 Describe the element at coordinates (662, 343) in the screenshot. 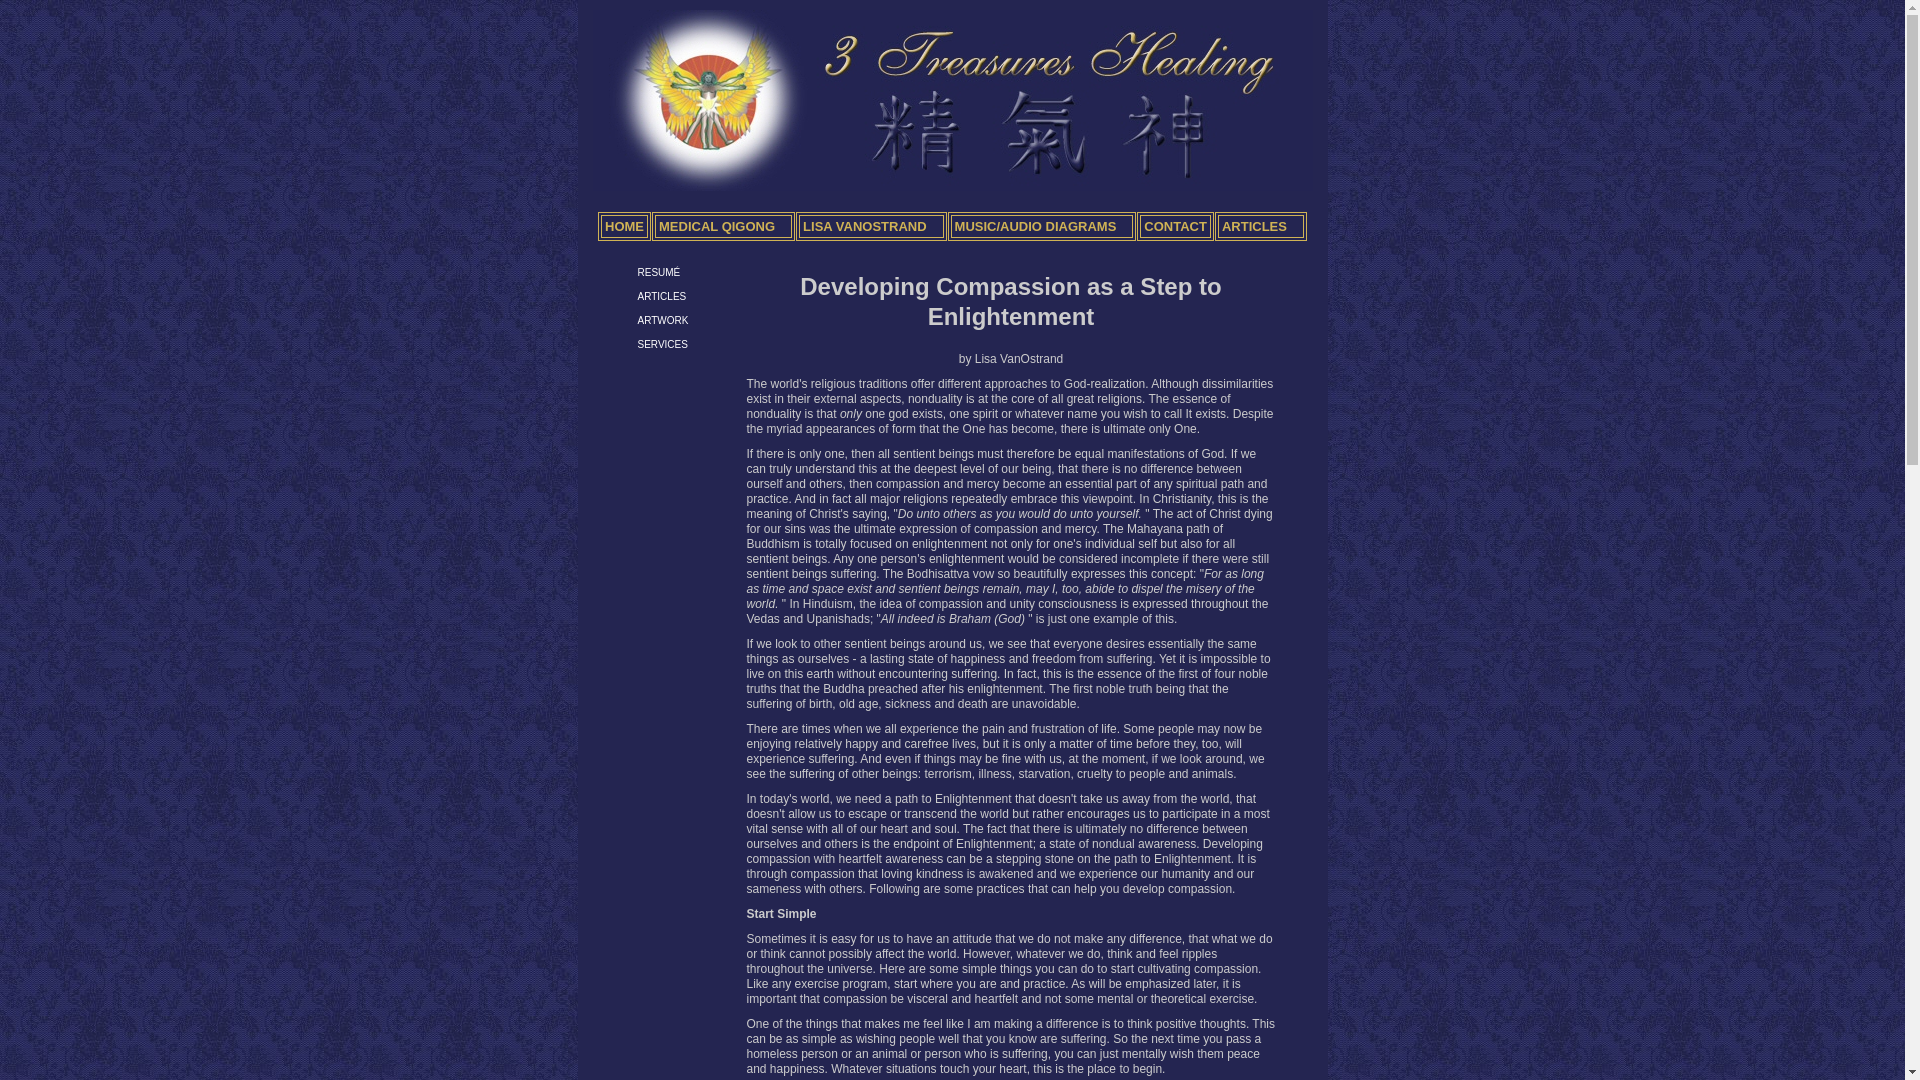

I see `'SERVICES'` at that location.